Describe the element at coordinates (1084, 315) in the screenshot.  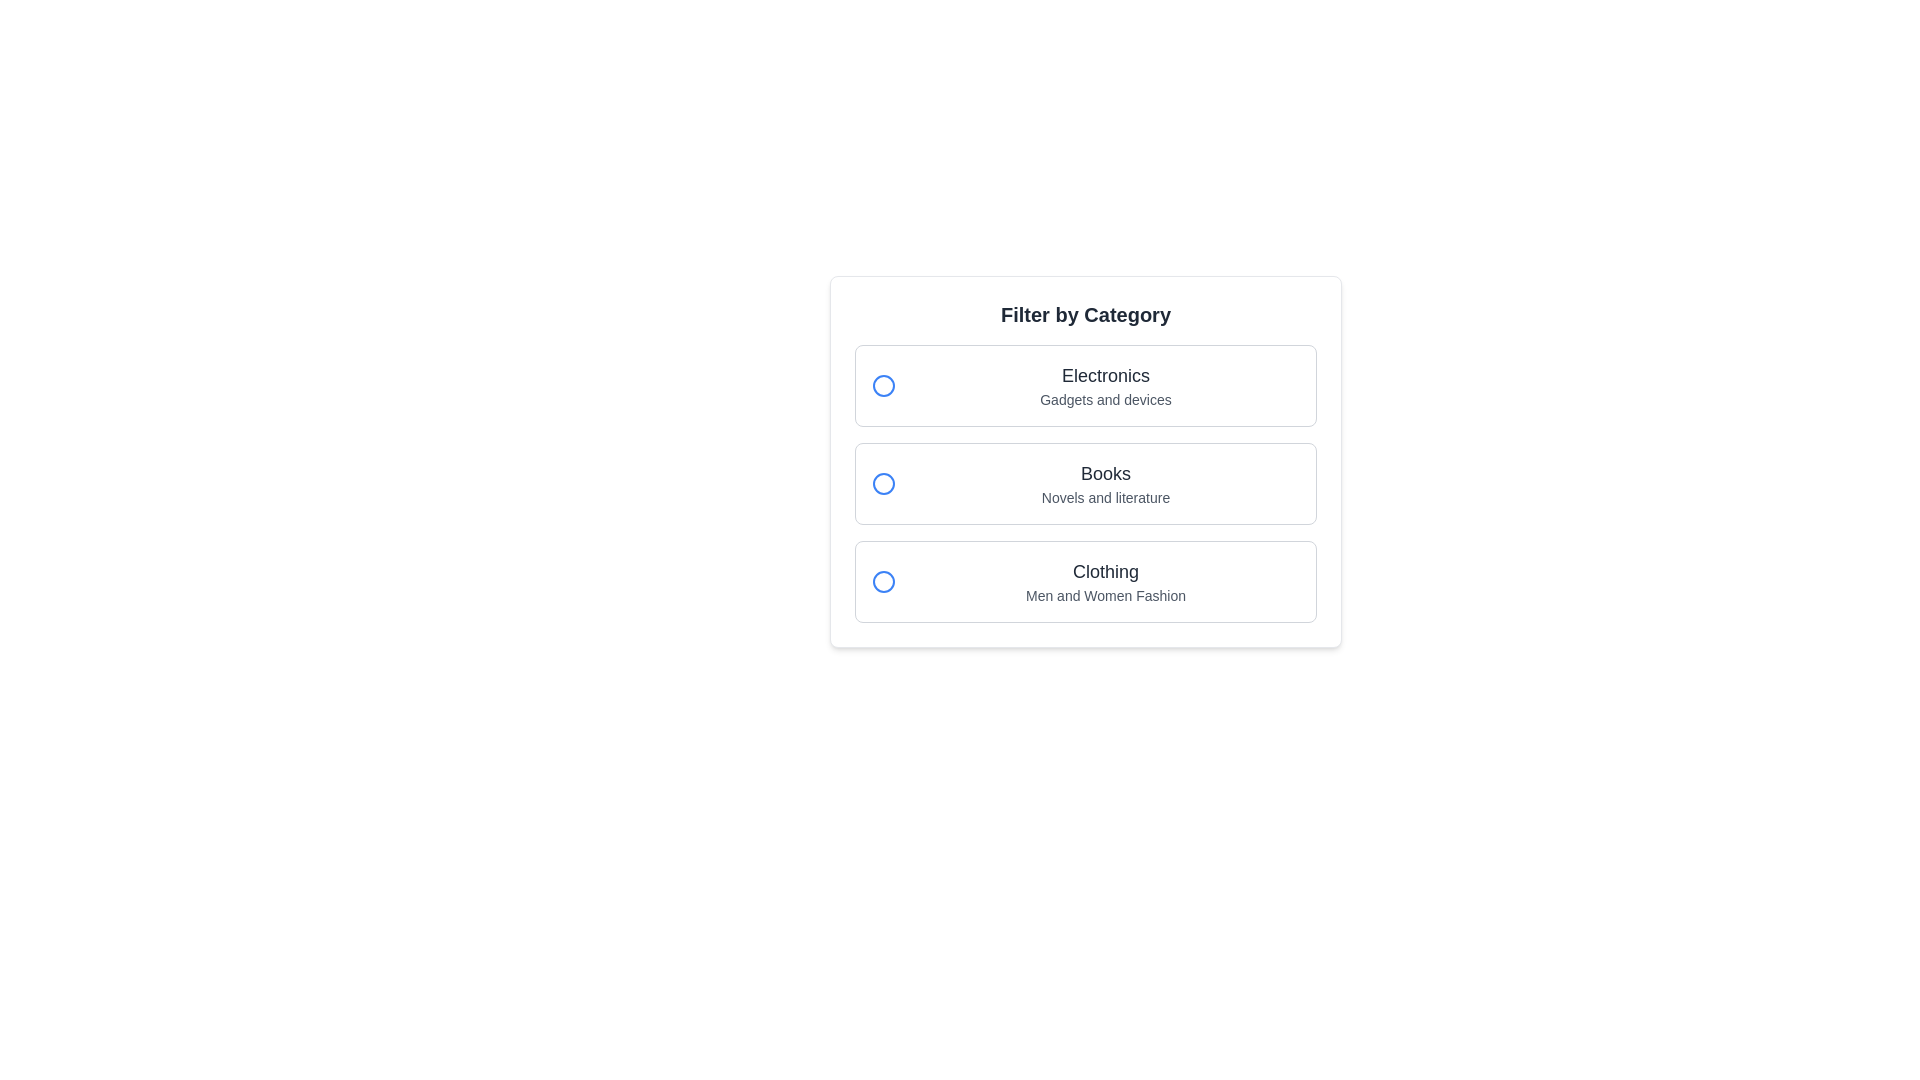
I see `the bold text label displaying 'Filter by Category' located above the category selection options` at that location.